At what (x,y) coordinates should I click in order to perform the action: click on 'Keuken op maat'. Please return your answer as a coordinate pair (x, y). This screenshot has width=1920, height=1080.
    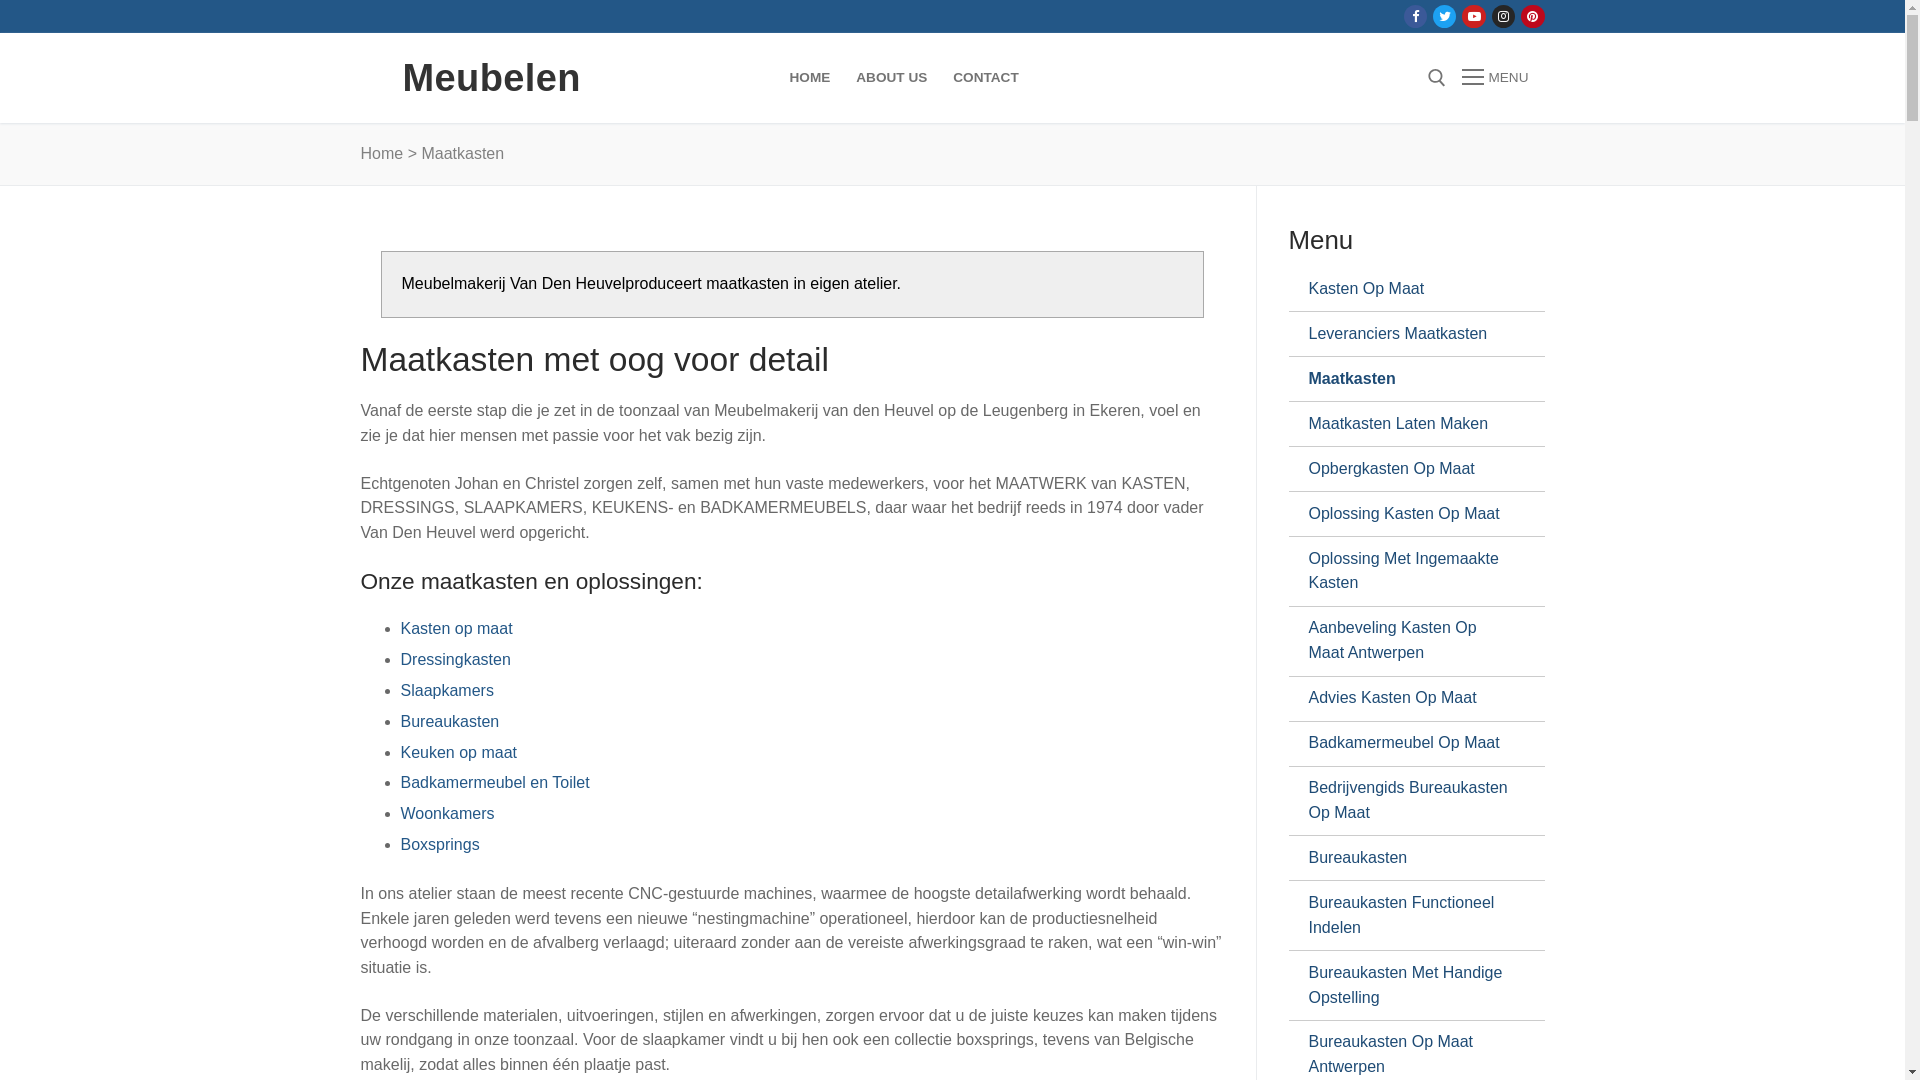
    Looking at the image, I should click on (457, 752).